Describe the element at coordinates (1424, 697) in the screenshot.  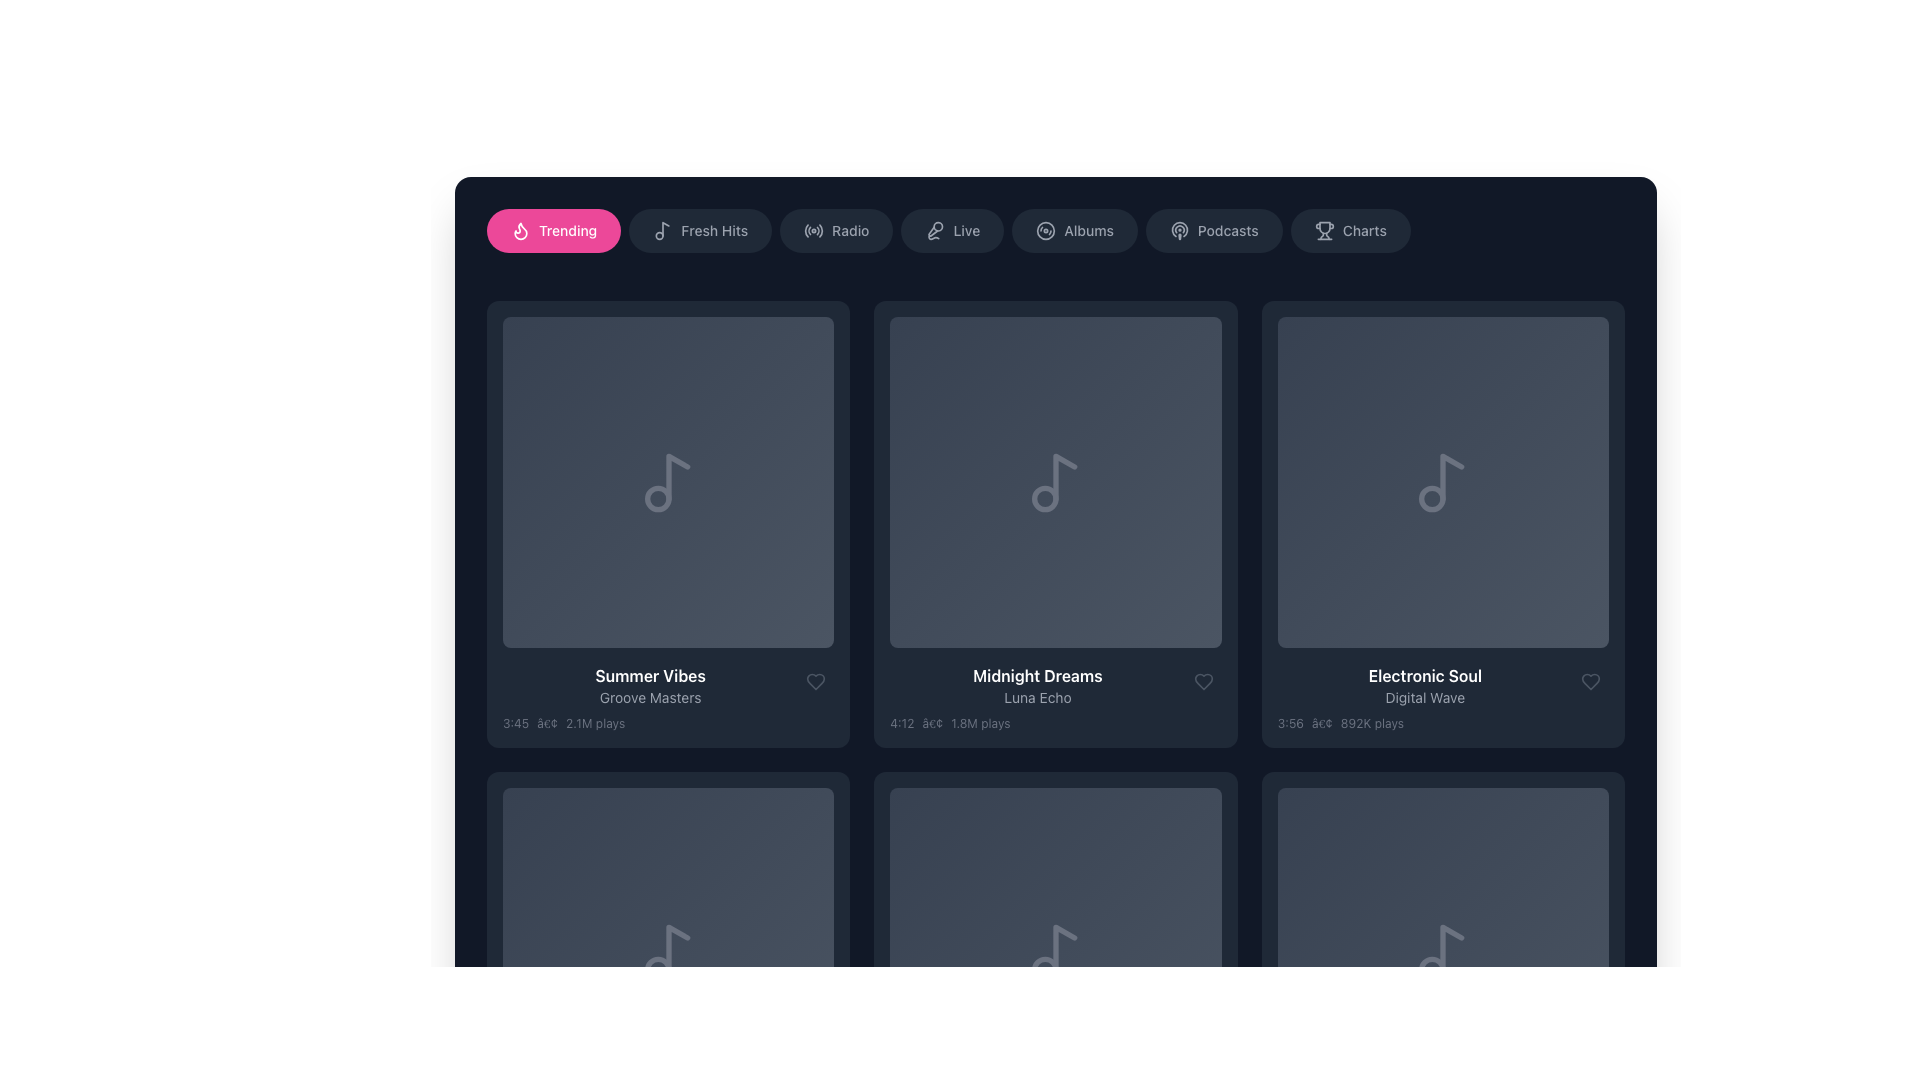
I see `the text label displaying additional information under the main title 'Electronic Soul' in the song card located in the third column of the first row` at that location.